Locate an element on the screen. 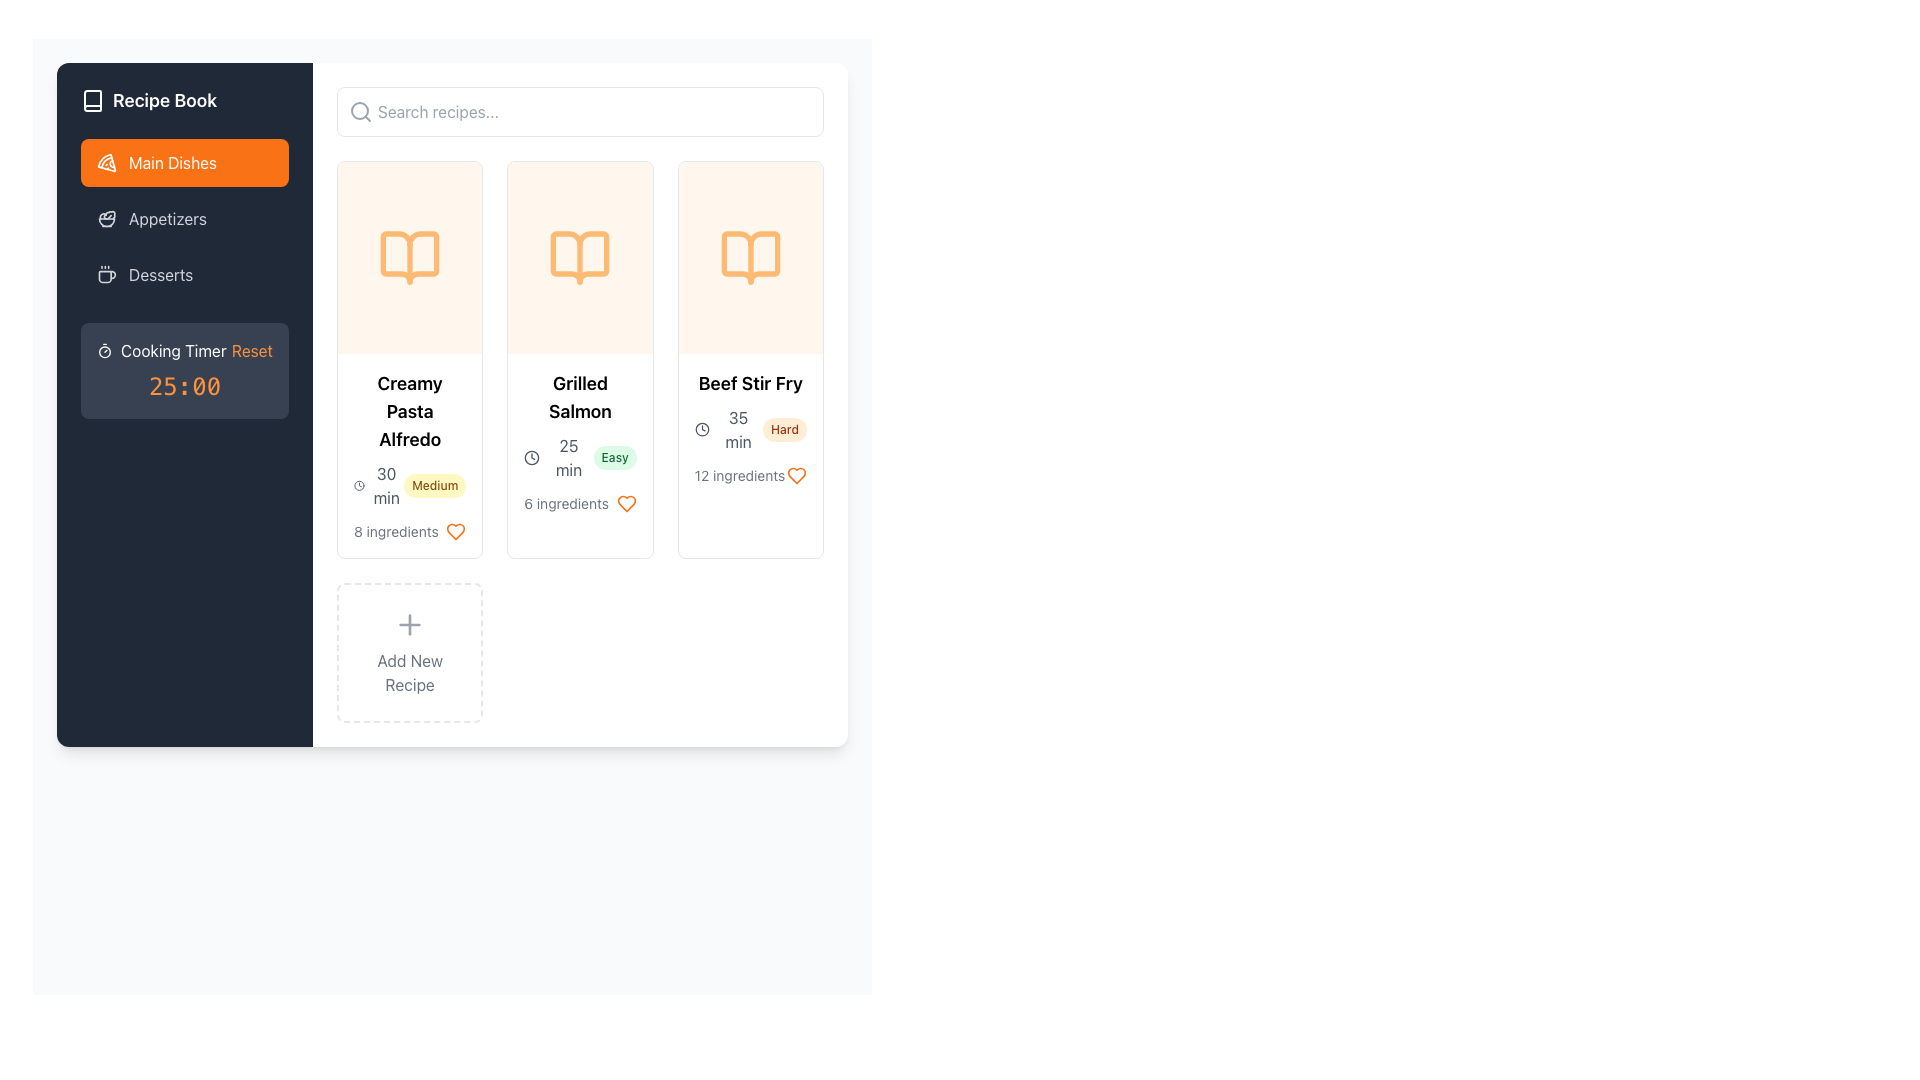  the navigational menu item labeled 'Appetizers' located as the second option in the vertical menu on the left side of the interface, positioned between 'Main Dishes' and 'Desserts' is located at coordinates (185, 219).